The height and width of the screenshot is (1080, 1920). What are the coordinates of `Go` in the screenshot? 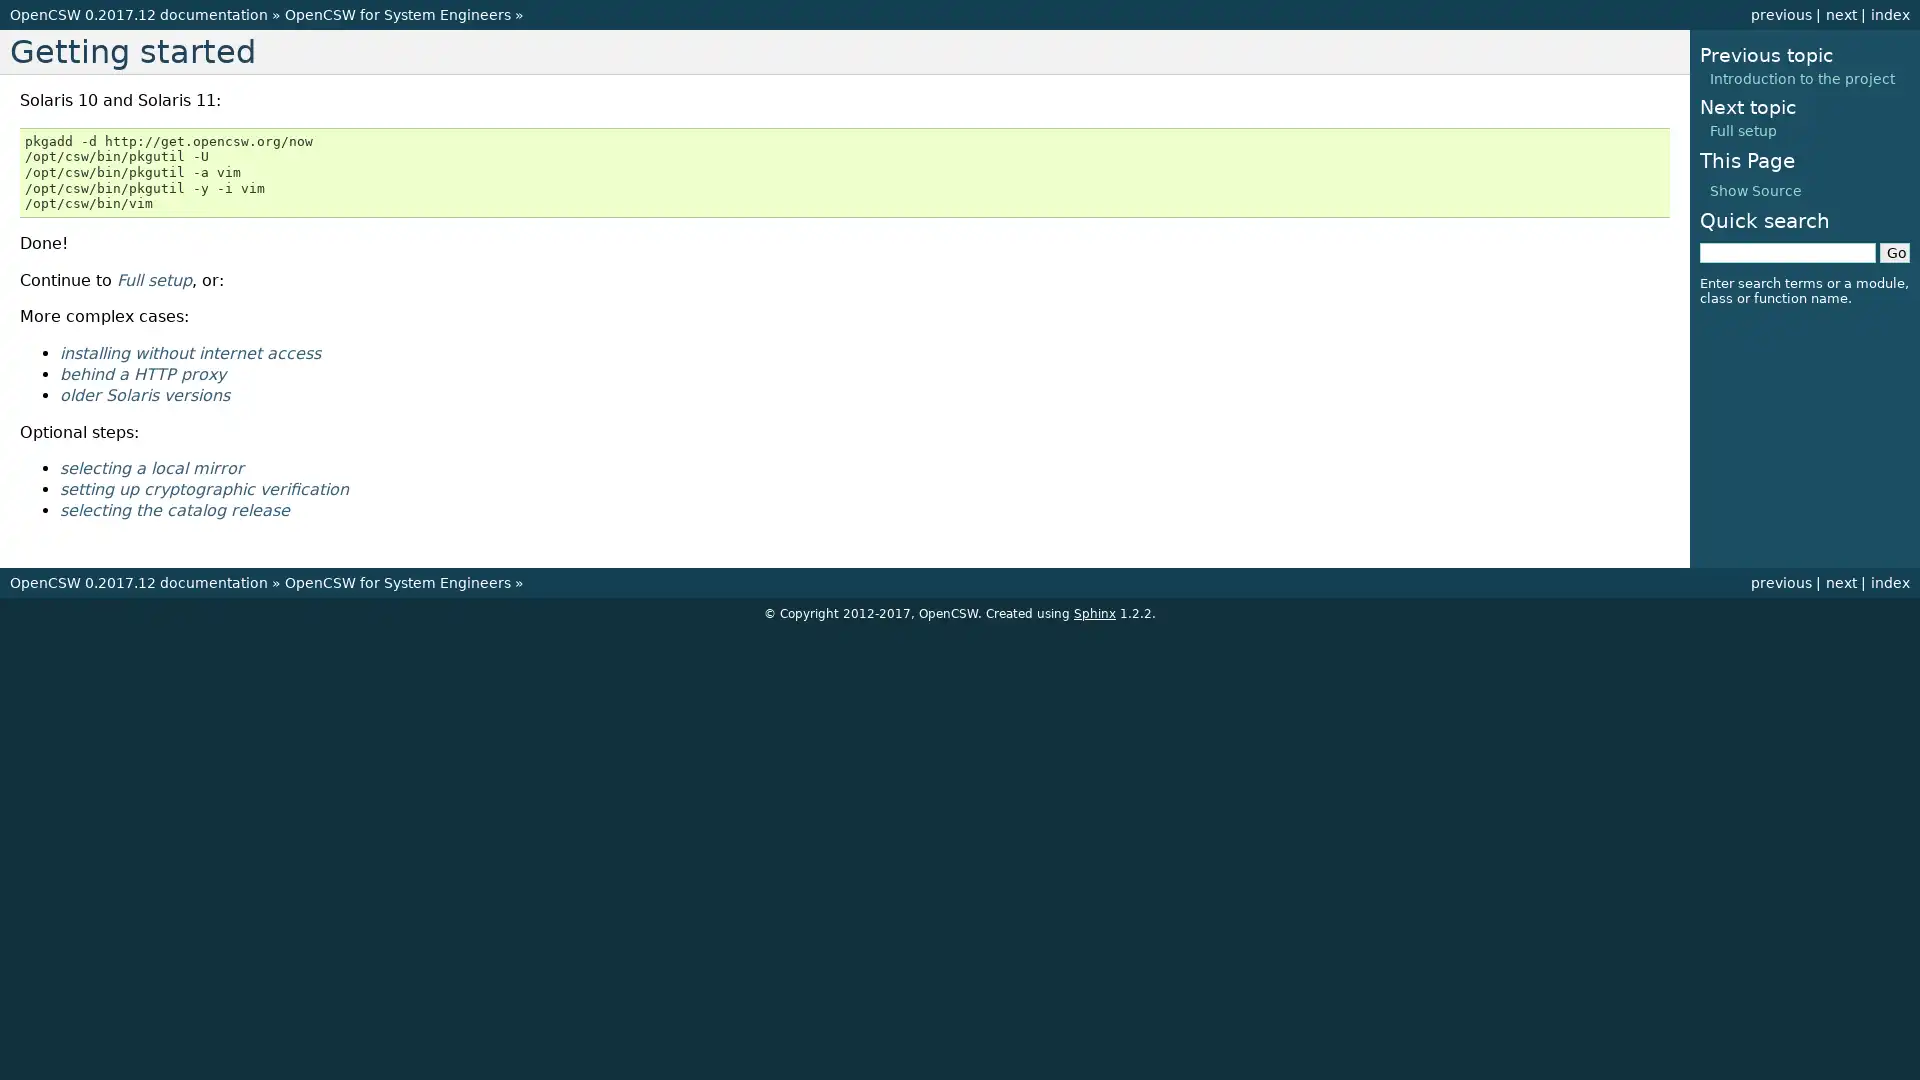 It's located at (1894, 252).